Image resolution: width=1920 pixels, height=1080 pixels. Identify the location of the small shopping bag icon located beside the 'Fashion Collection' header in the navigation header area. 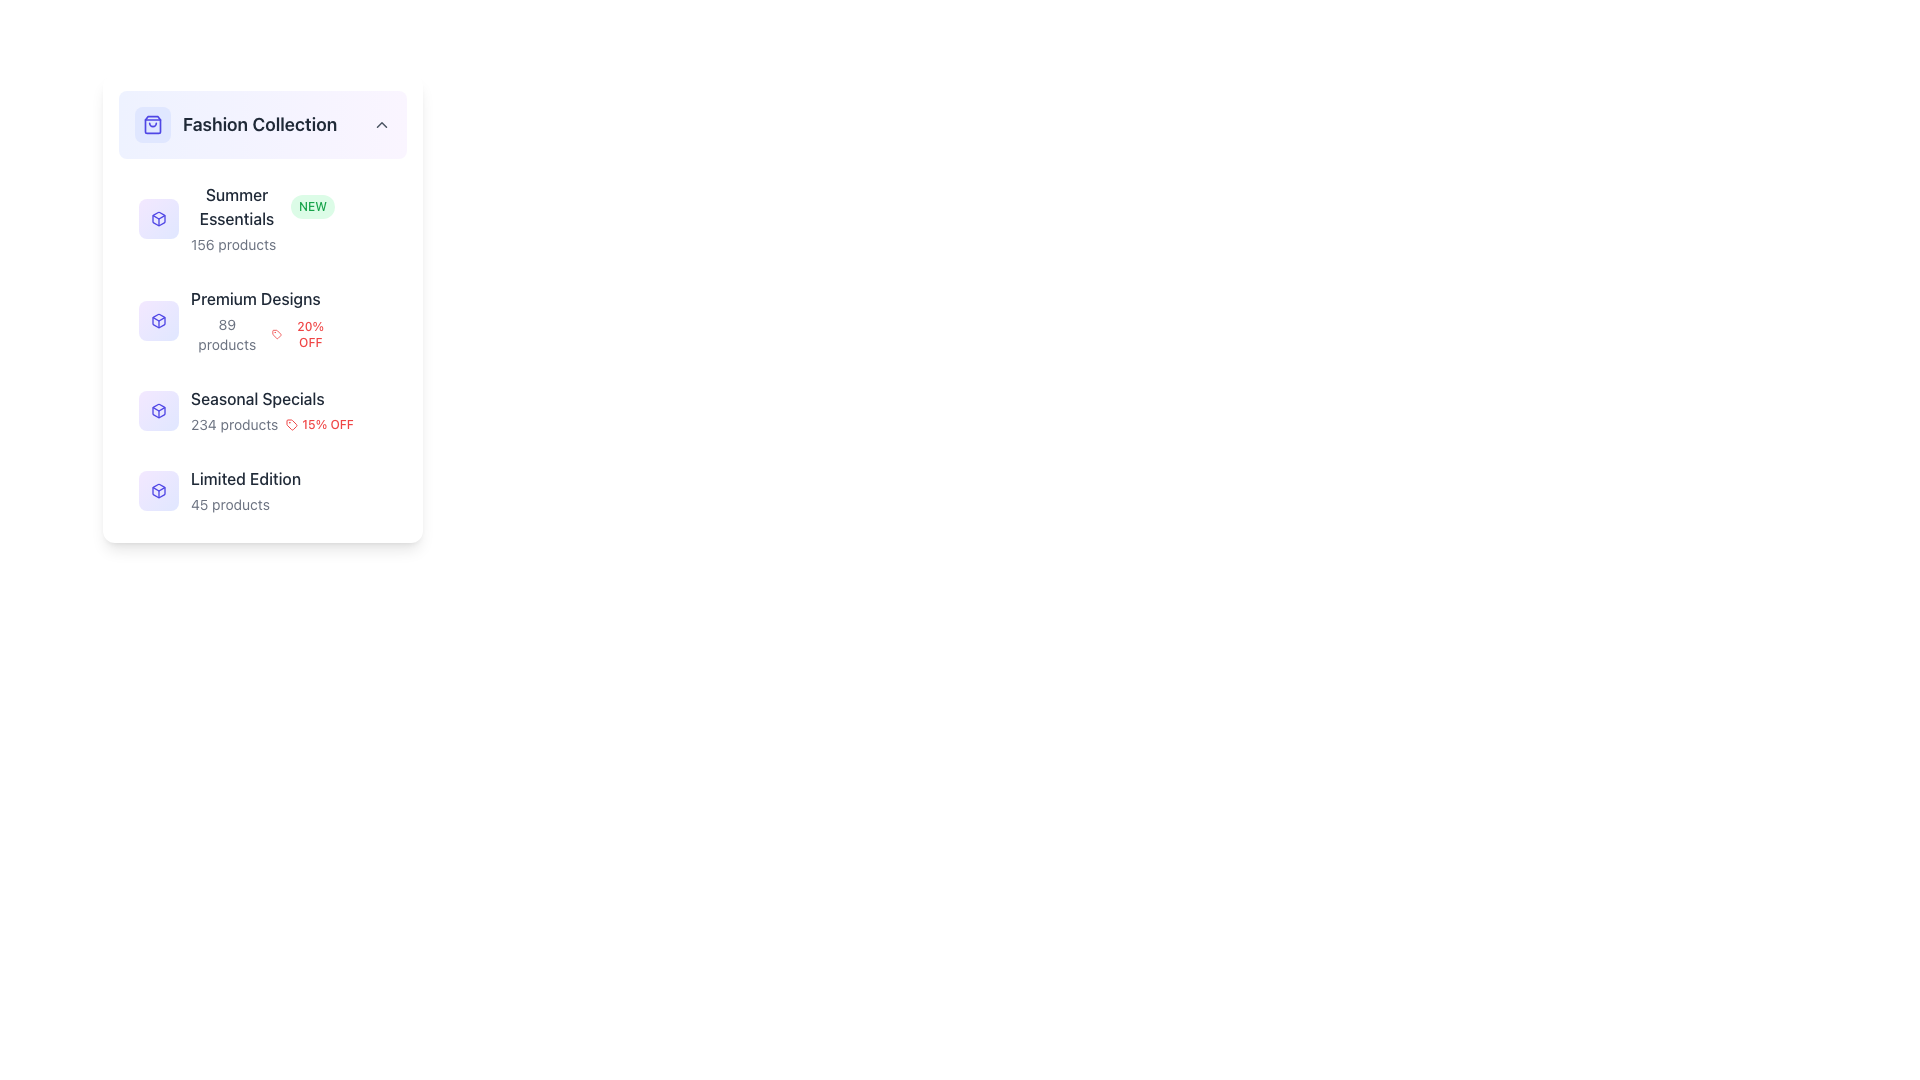
(152, 123).